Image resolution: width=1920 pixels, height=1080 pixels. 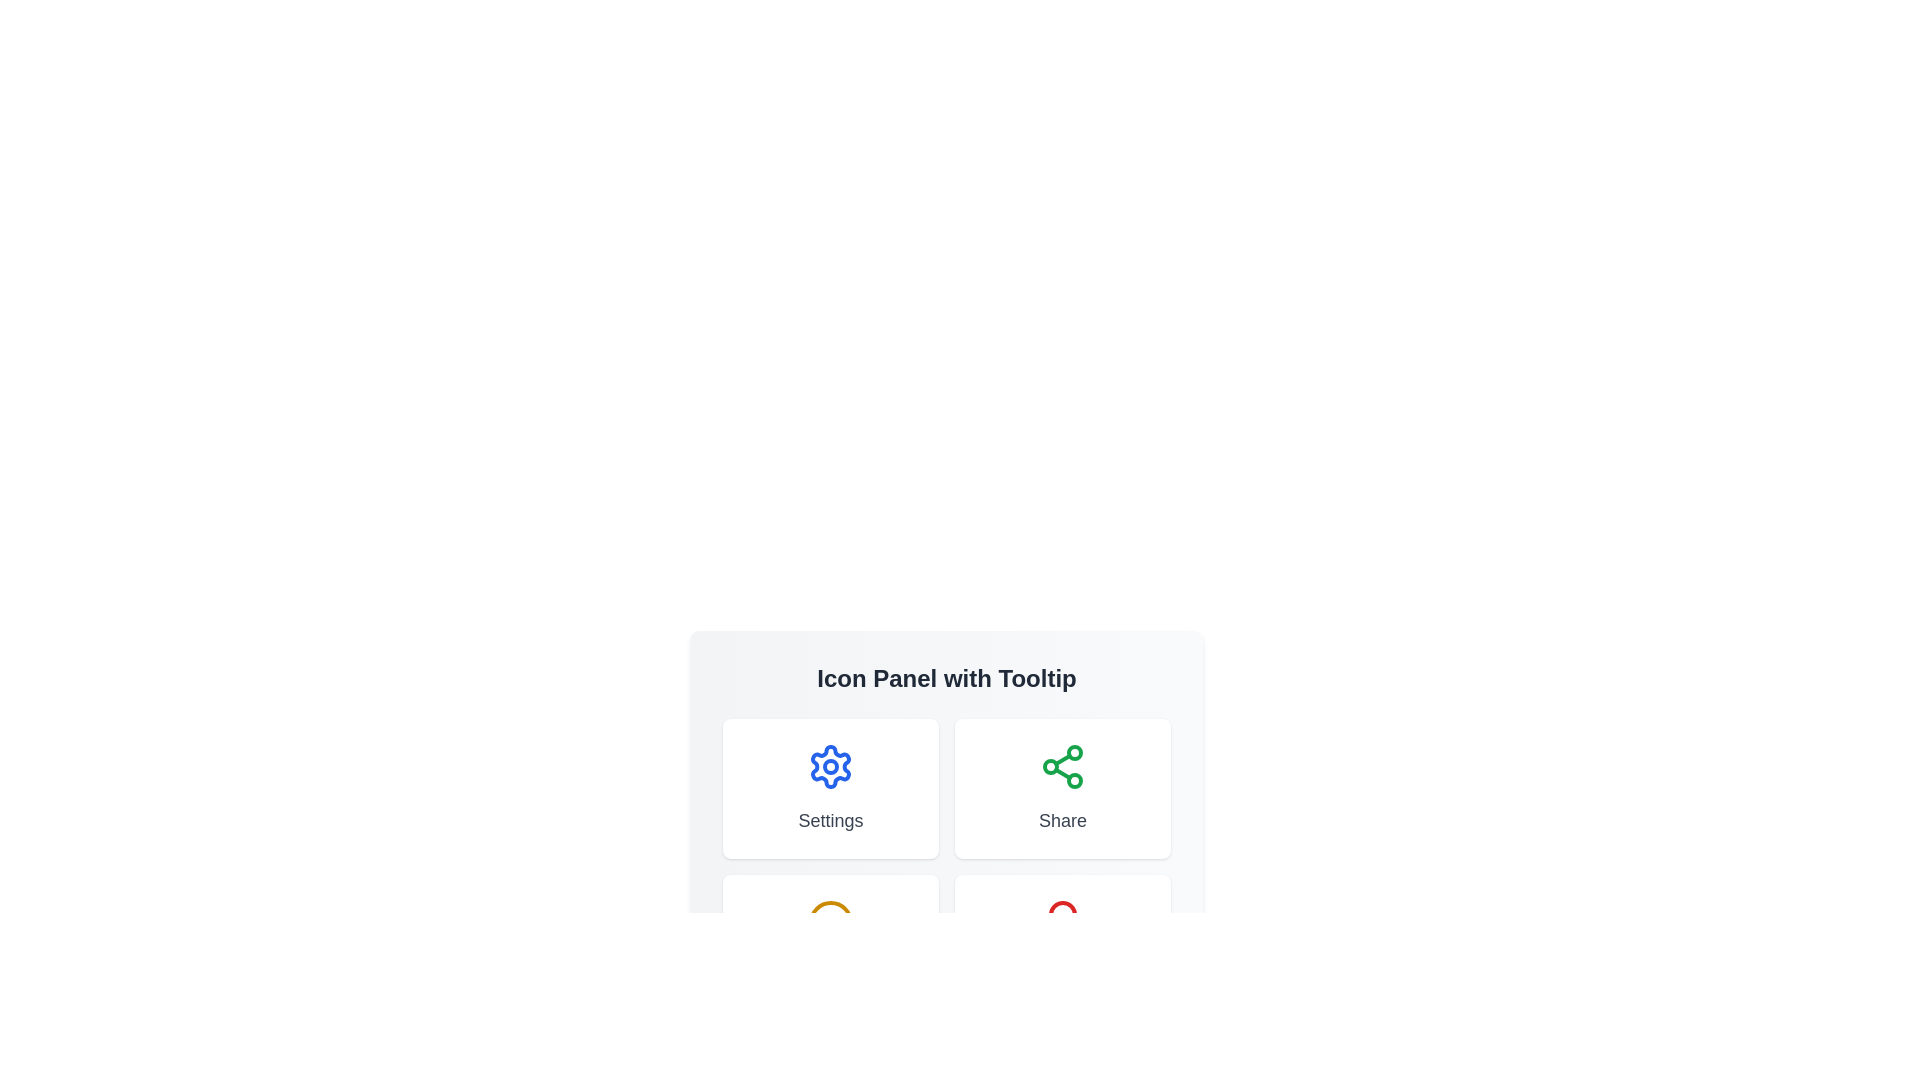 What do you see at coordinates (830, 821) in the screenshot?
I see `the 'Settings' text label, which is styled with a medium font weight and gray color, positioned below a gear icon within a rounded white card` at bounding box center [830, 821].